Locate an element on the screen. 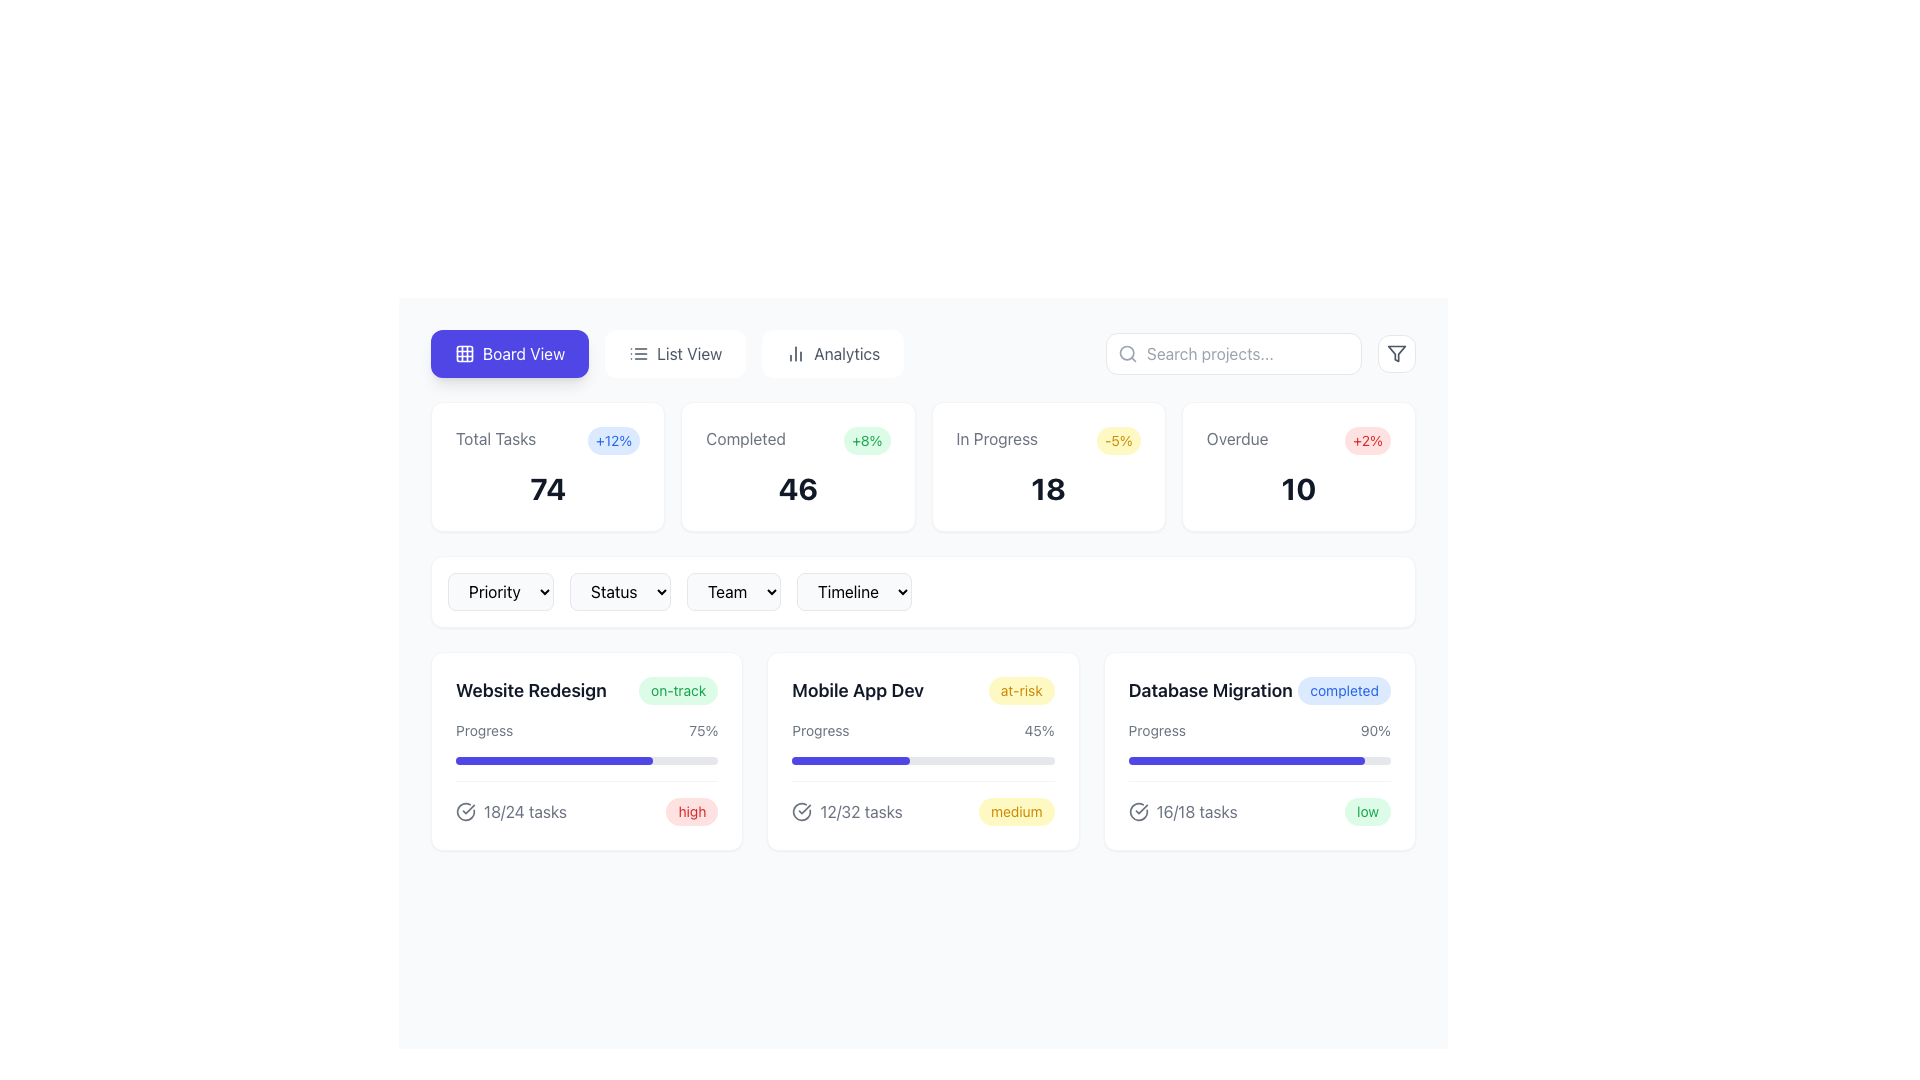  the Badge indicating a 2% increase in the 'Overdue' statistic located in the top-right section of the dashboard, adjacent to the 'Overdue' label is located at coordinates (1367, 439).